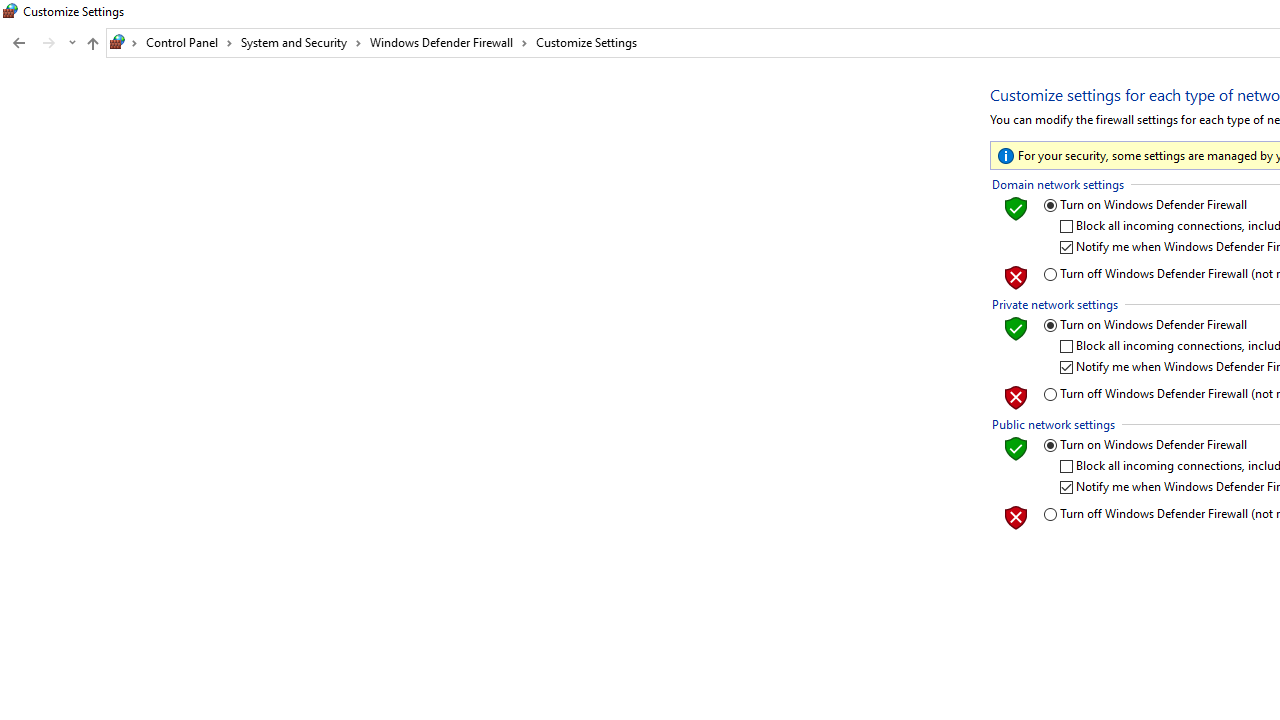 The height and width of the screenshot is (720, 1280). What do you see at coordinates (123, 42) in the screenshot?
I see `'All locations'` at bounding box center [123, 42].